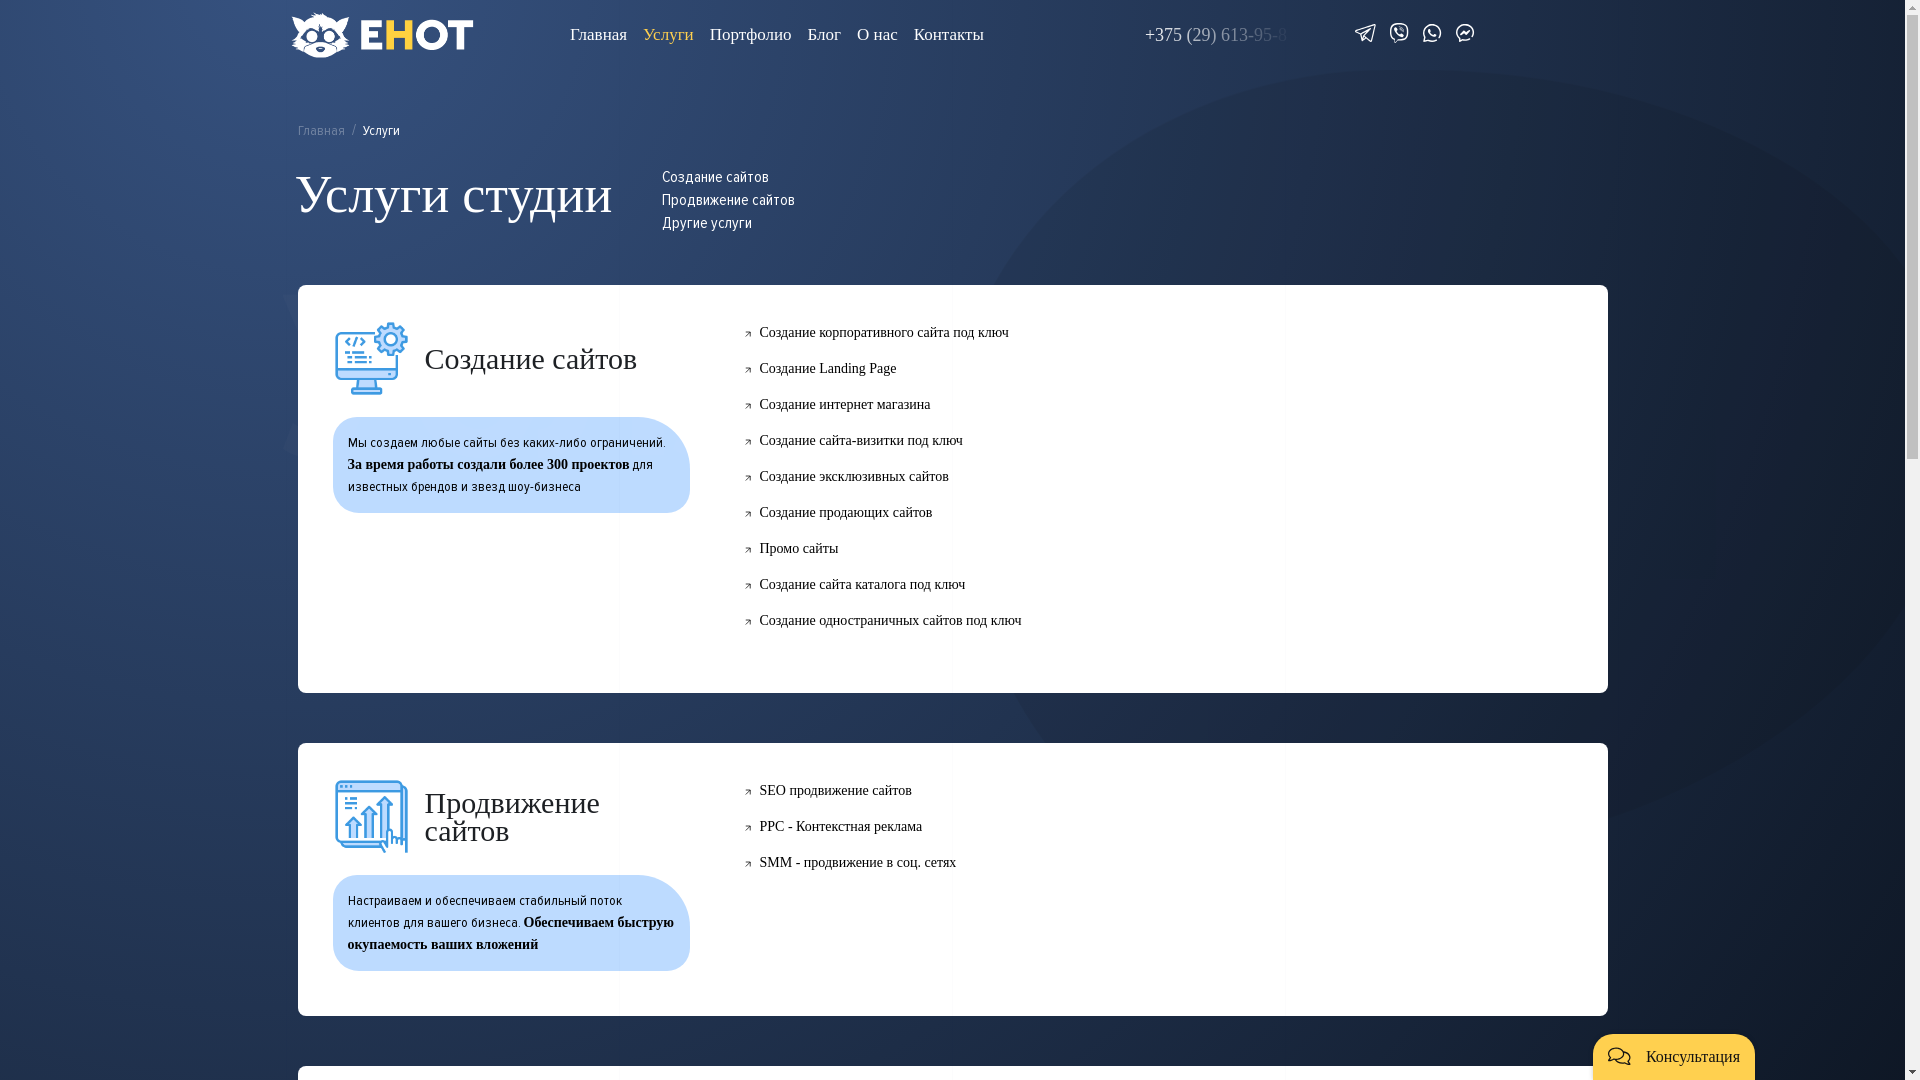 The width and height of the screenshot is (1920, 1080). What do you see at coordinates (1219, 35) in the screenshot?
I see `'+375 (29) 613-95-8'` at bounding box center [1219, 35].